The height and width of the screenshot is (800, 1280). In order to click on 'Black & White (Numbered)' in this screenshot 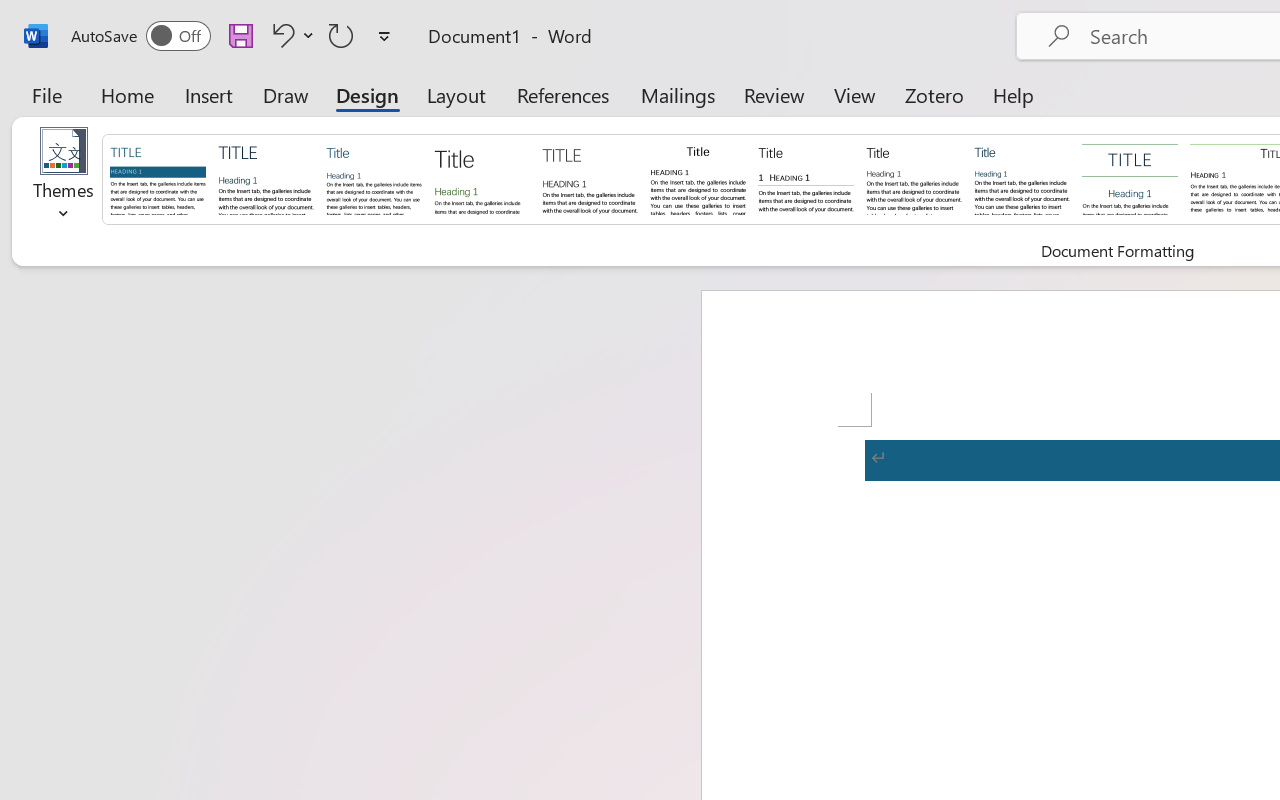, I will do `click(806, 177)`.